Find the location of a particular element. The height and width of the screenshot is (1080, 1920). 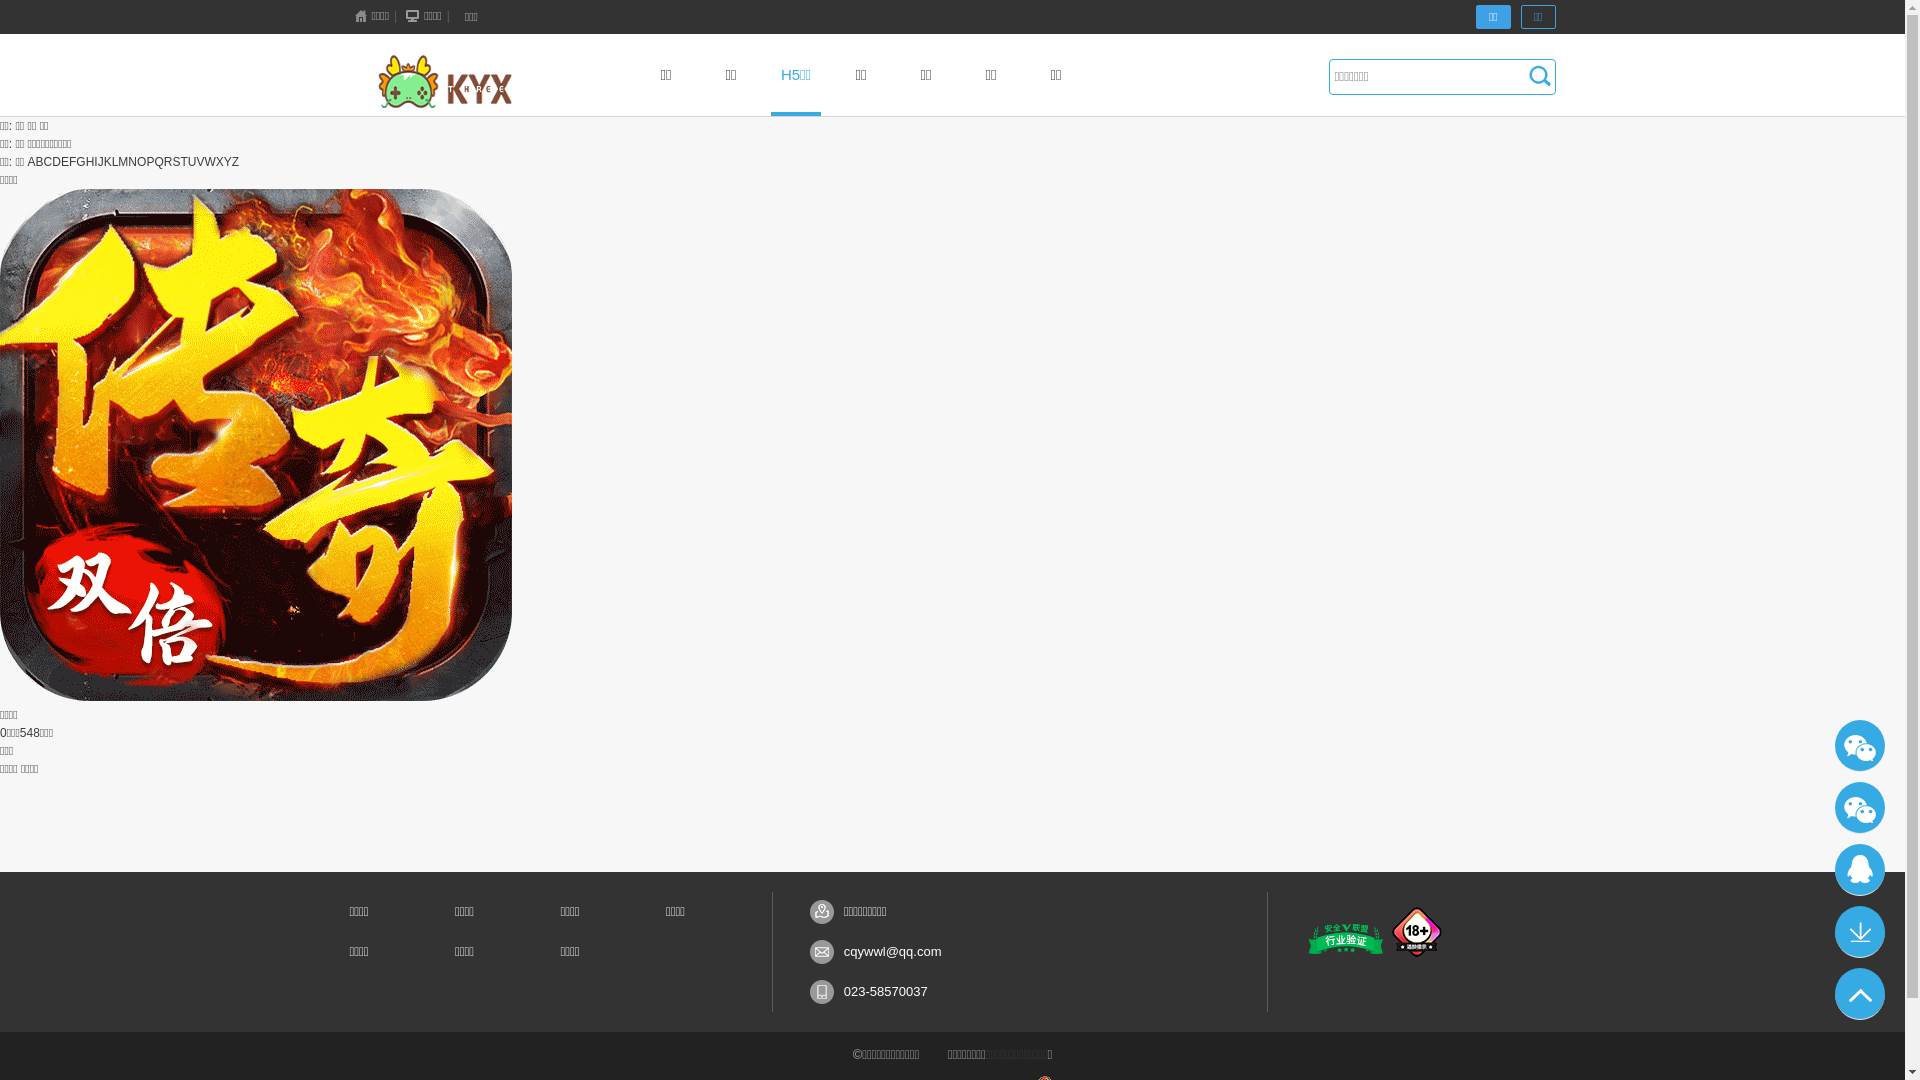

'O' is located at coordinates (140, 161).